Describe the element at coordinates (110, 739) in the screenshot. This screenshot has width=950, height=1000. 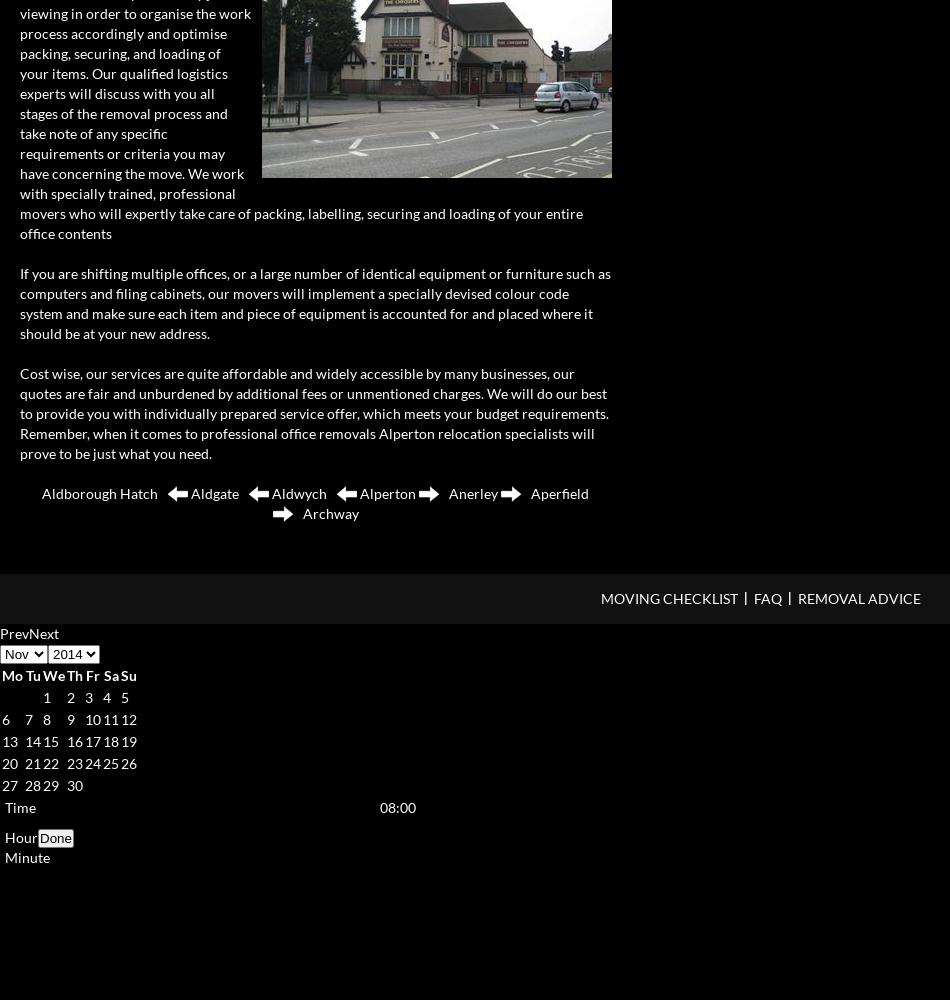
I see `'18'` at that location.